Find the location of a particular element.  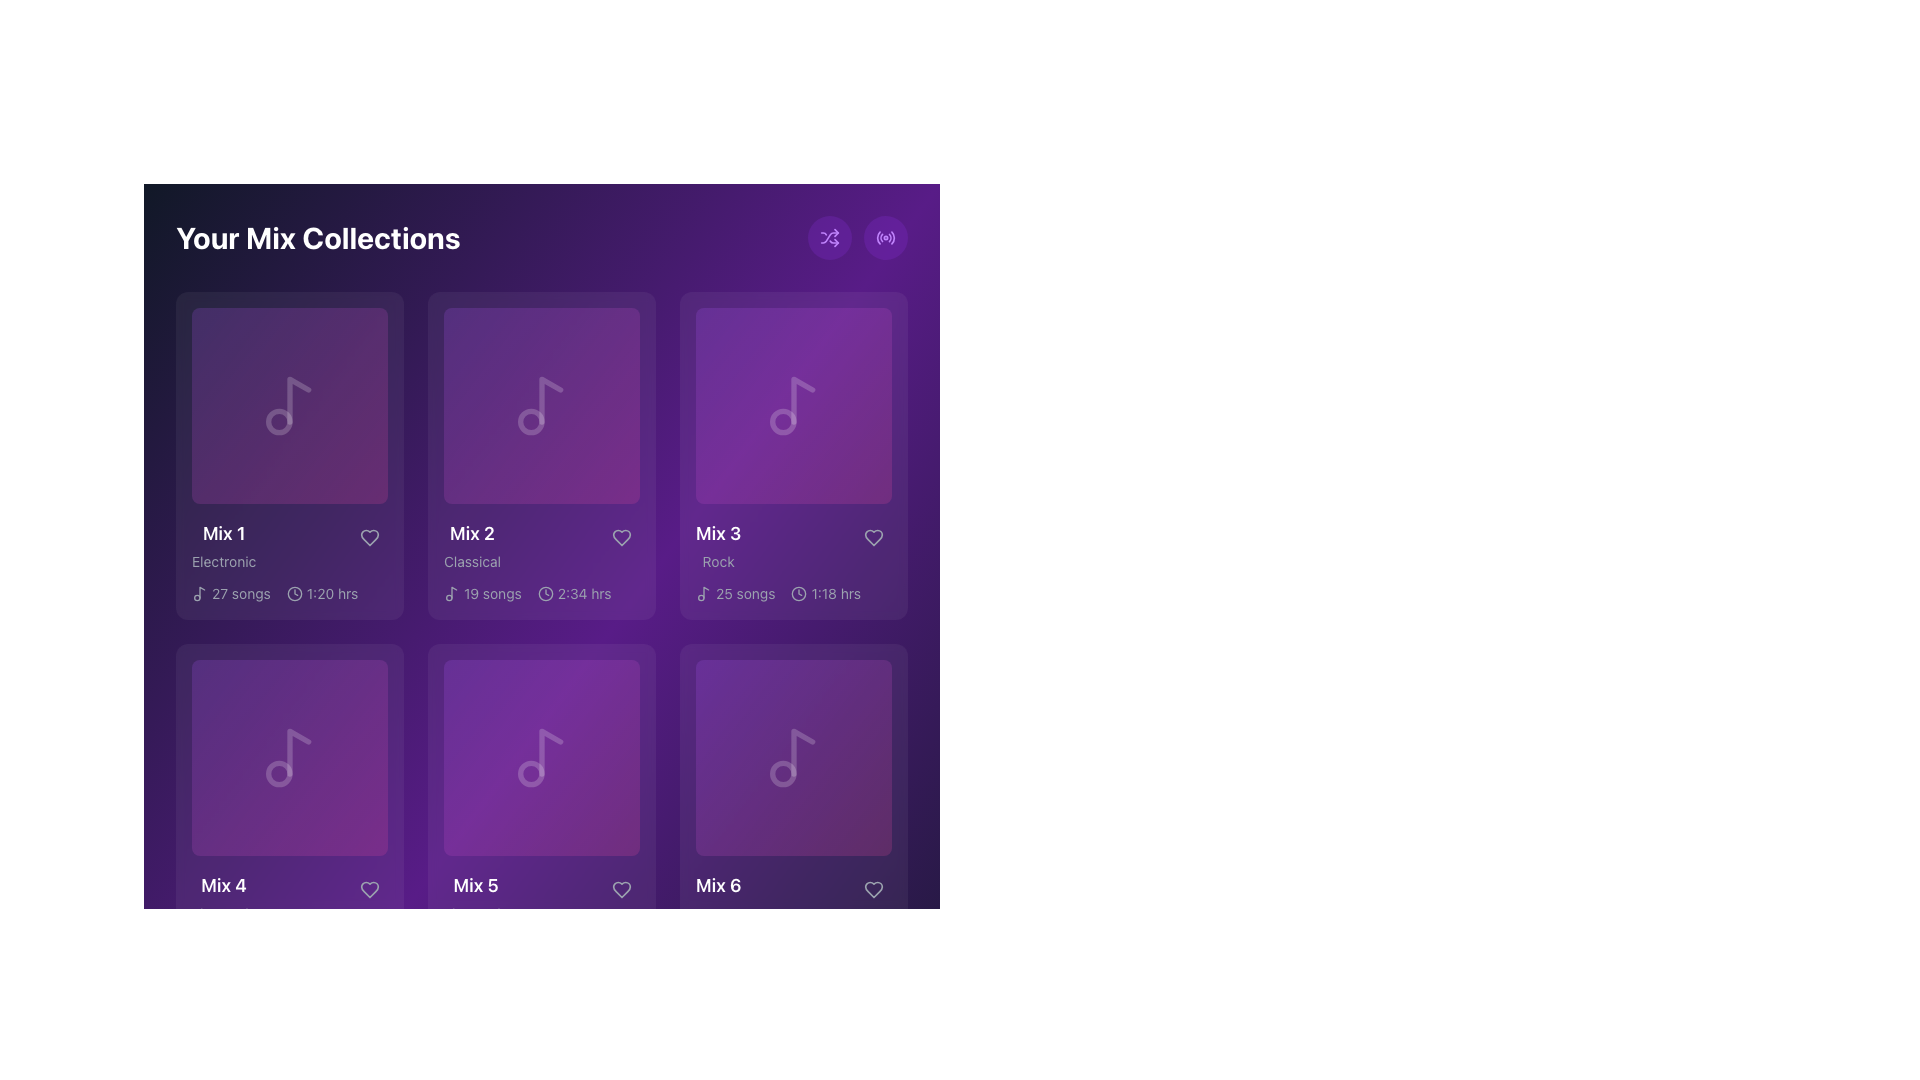

the circular purple button with a play icon in the center located in the Mix 1 collection card to initiate playback is located at coordinates (288, 405).